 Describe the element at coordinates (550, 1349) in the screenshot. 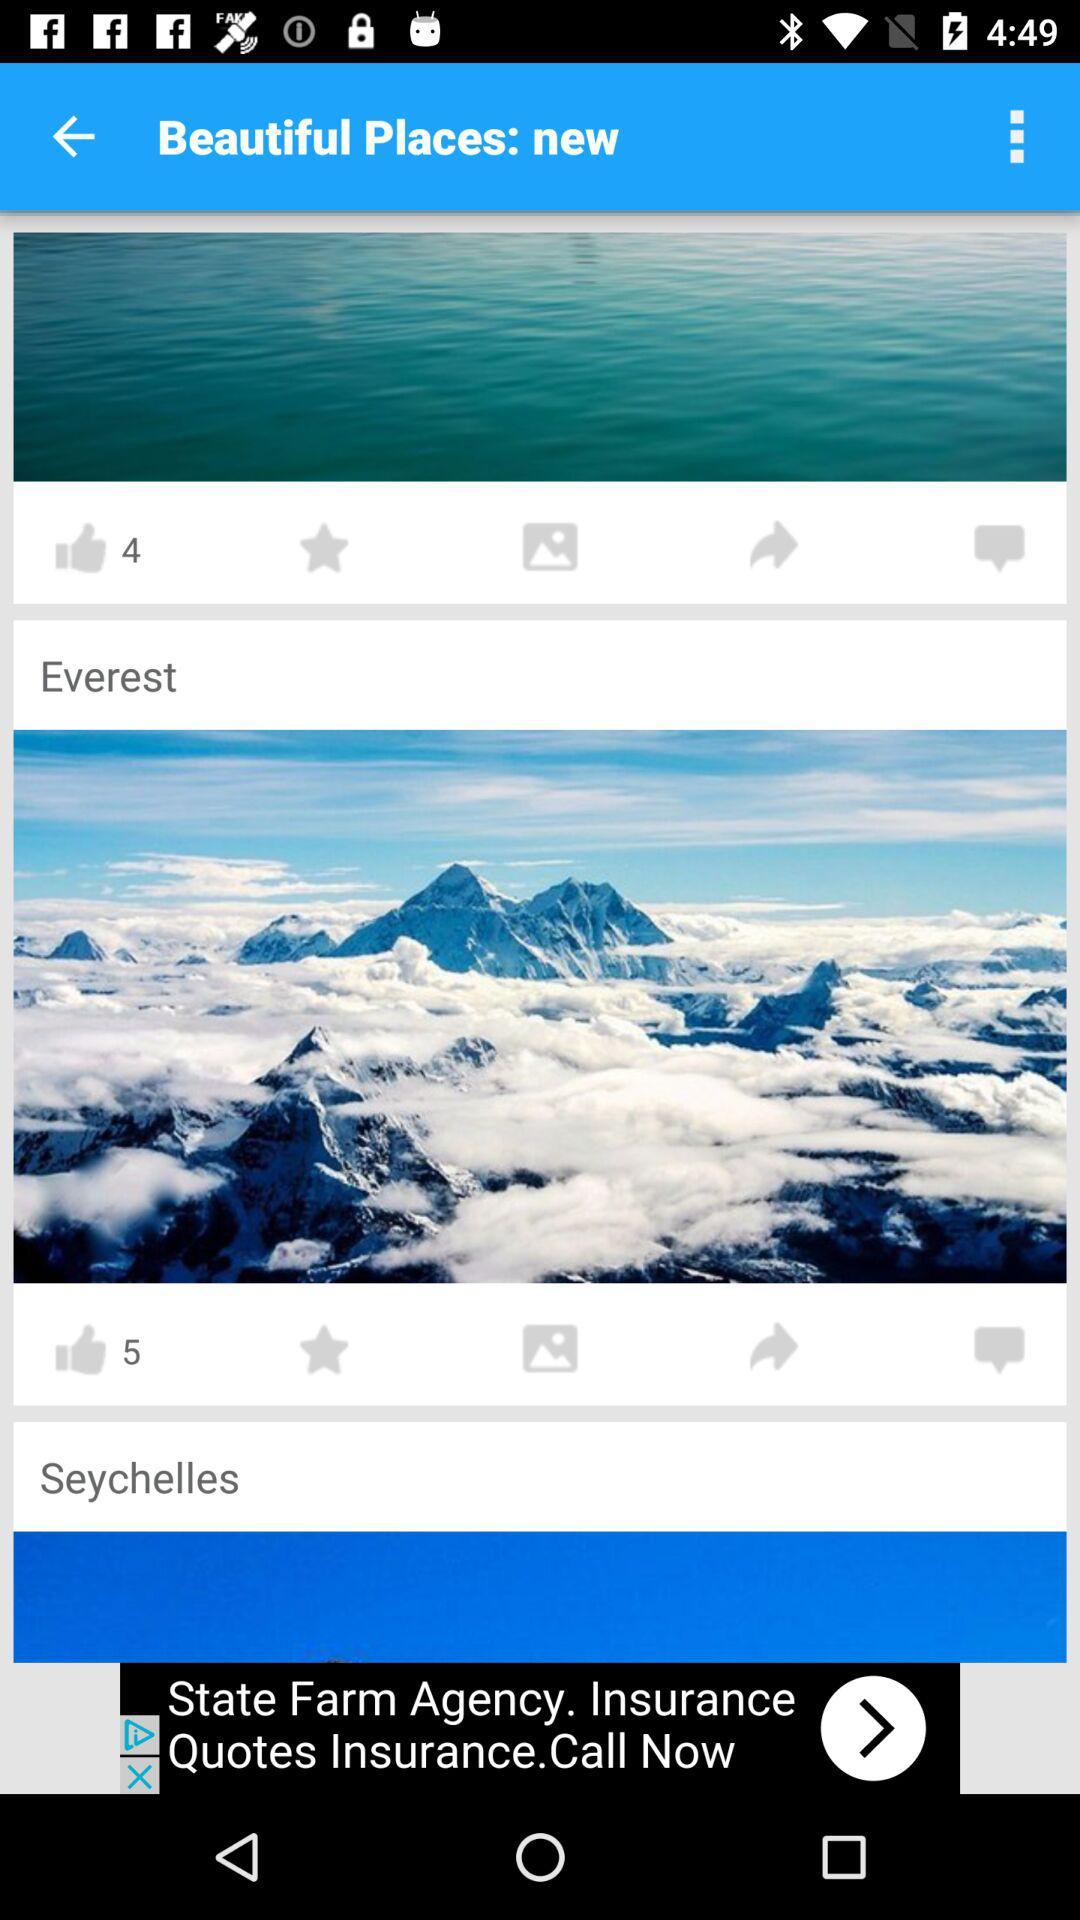

I see `photo` at that location.